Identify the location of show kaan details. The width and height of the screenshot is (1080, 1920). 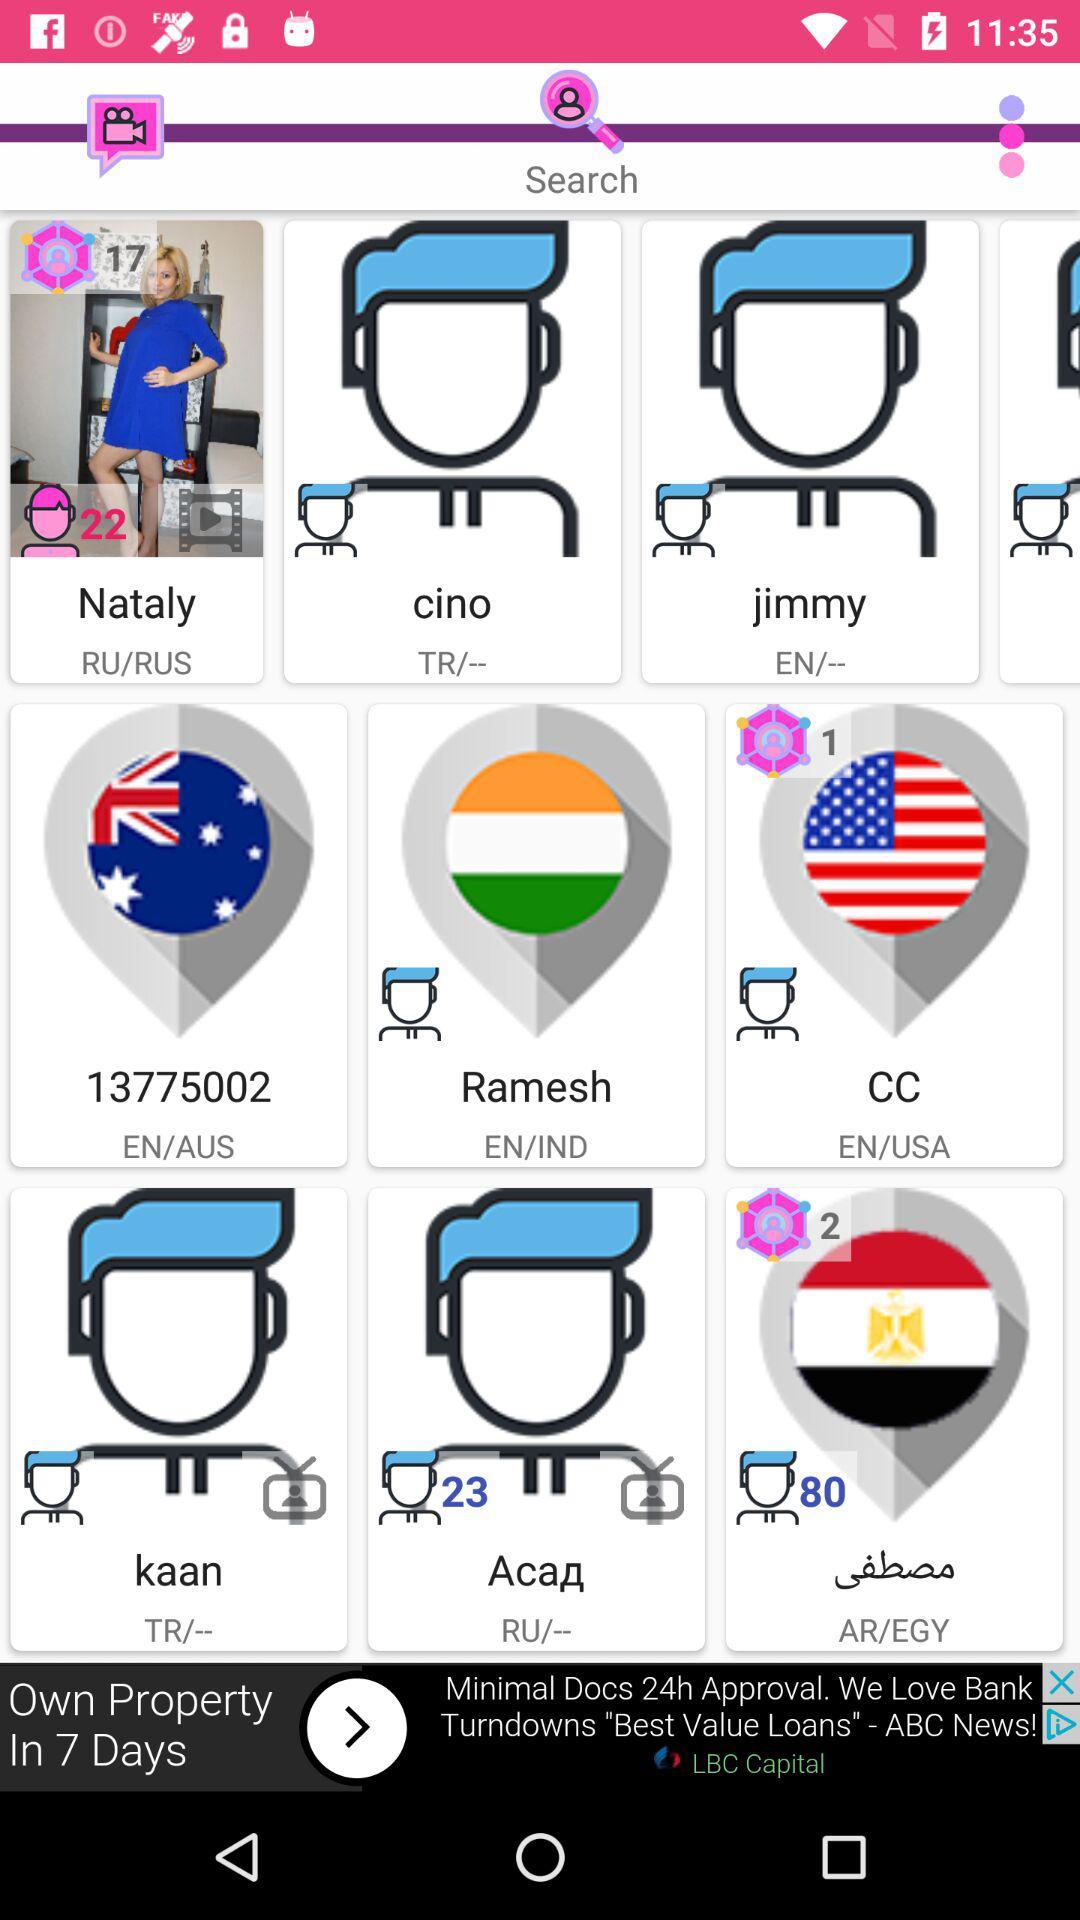
(177, 1356).